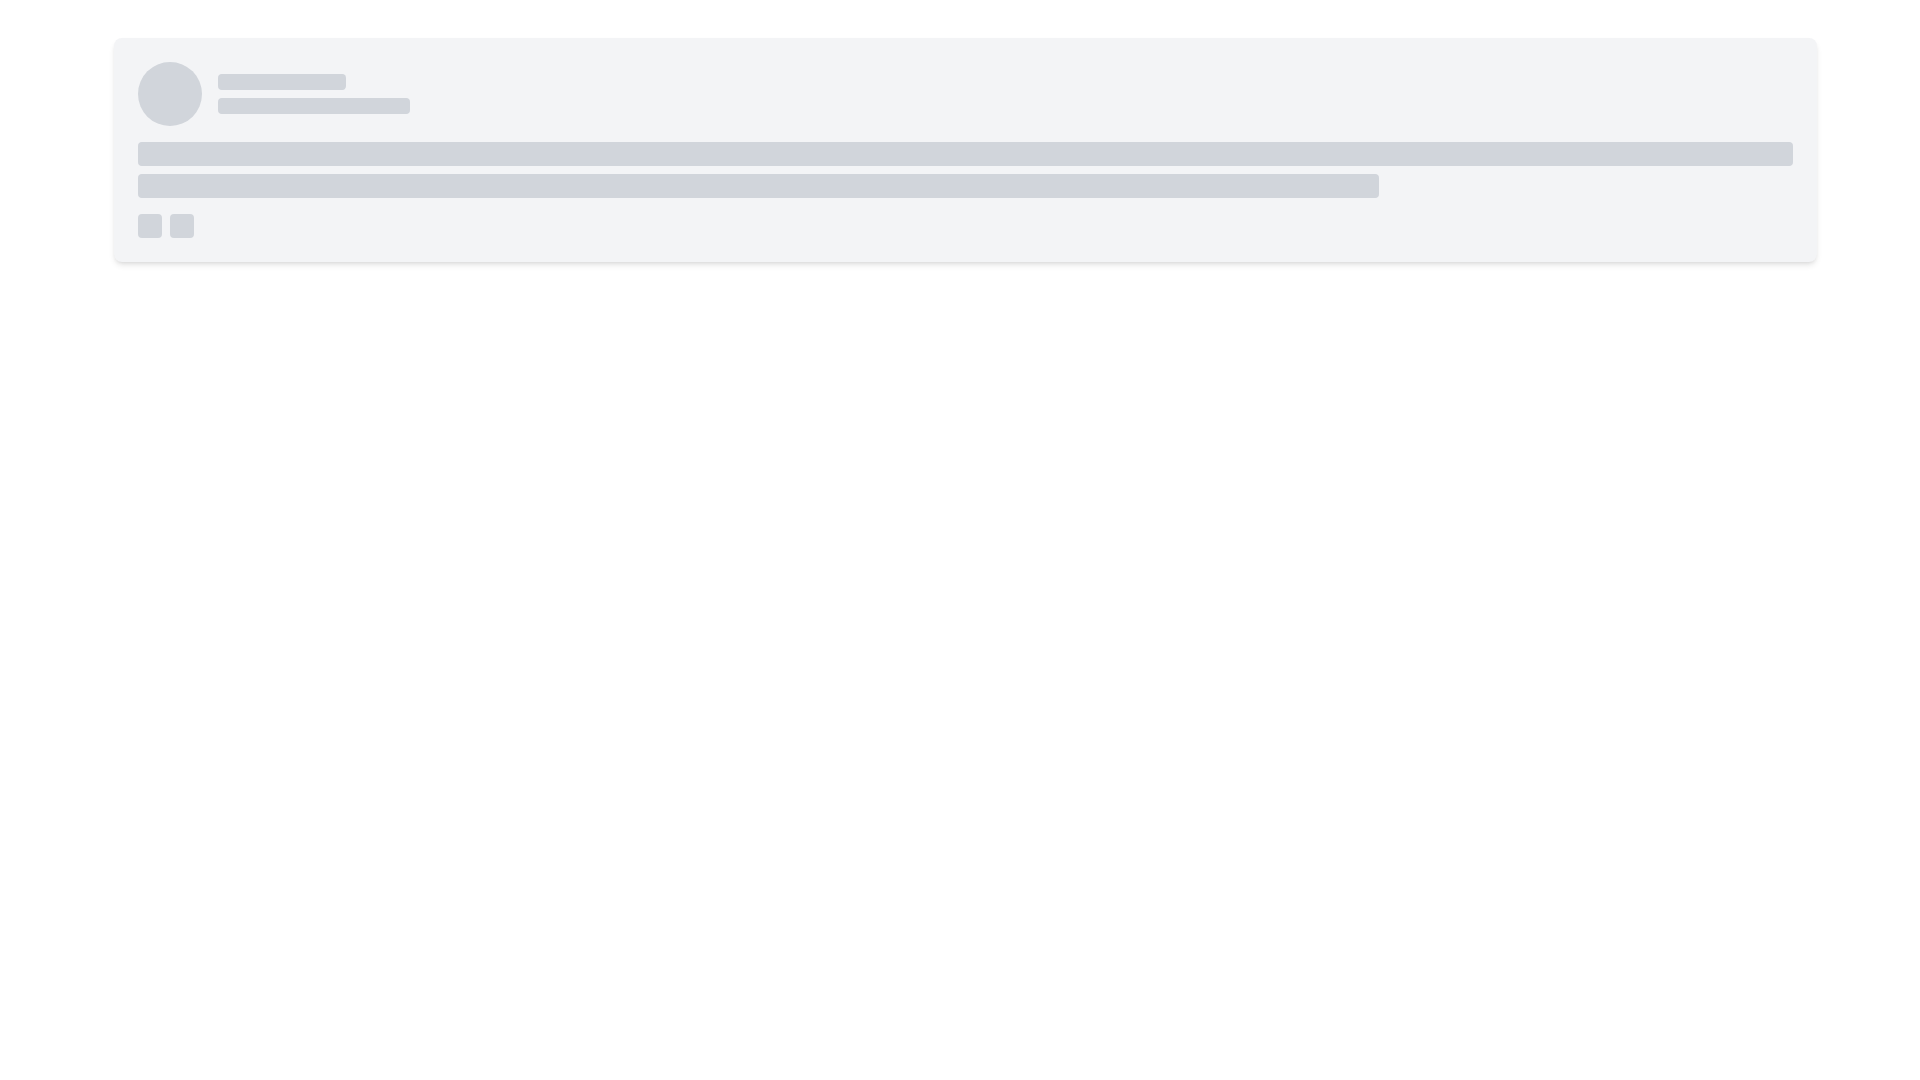 Image resolution: width=1920 pixels, height=1080 pixels. I want to click on the Loading placeholder bar, which is a horizontal light gray bar with a rounded design, positioned centrally below its sibling element in the top section of the interface, so click(312, 105).